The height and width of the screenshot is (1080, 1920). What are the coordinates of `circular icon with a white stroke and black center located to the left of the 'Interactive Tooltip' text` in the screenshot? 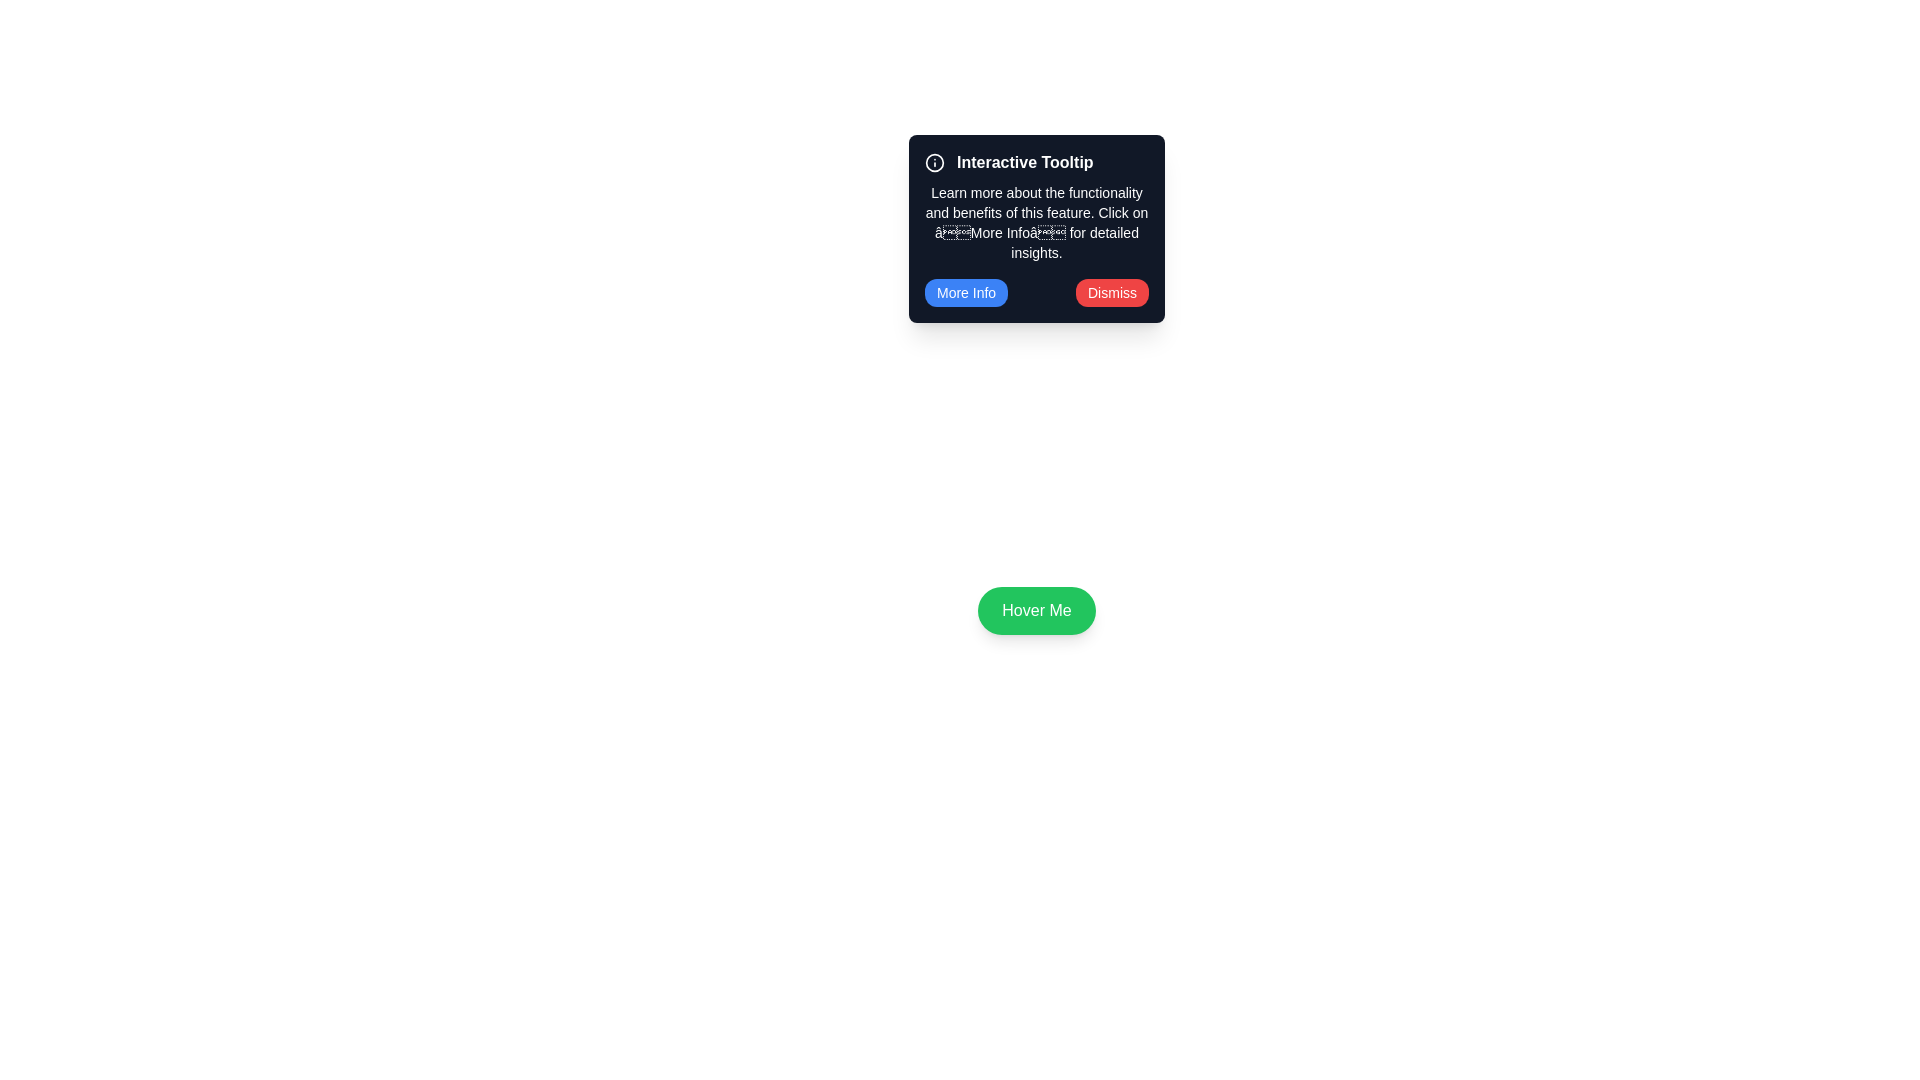 It's located at (934, 161).